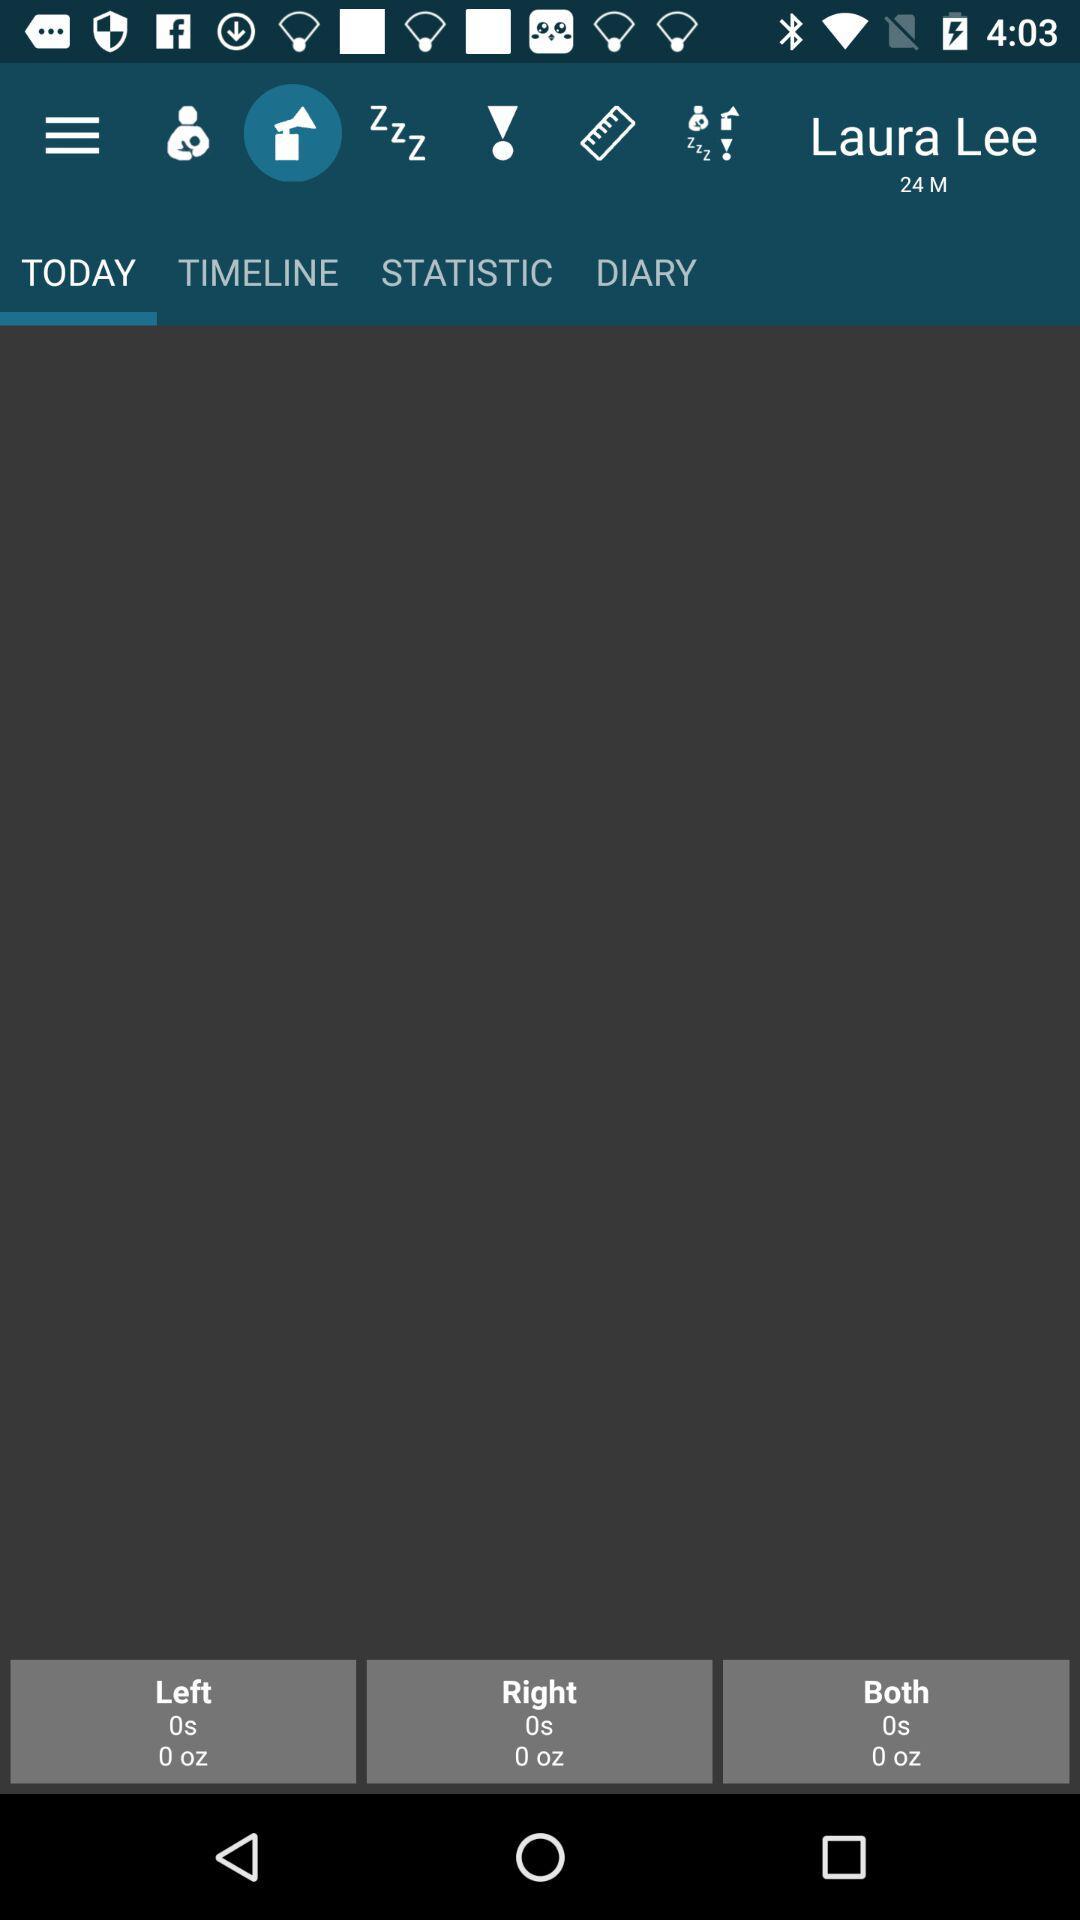  I want to click on the menu icon, so click(71, 134).